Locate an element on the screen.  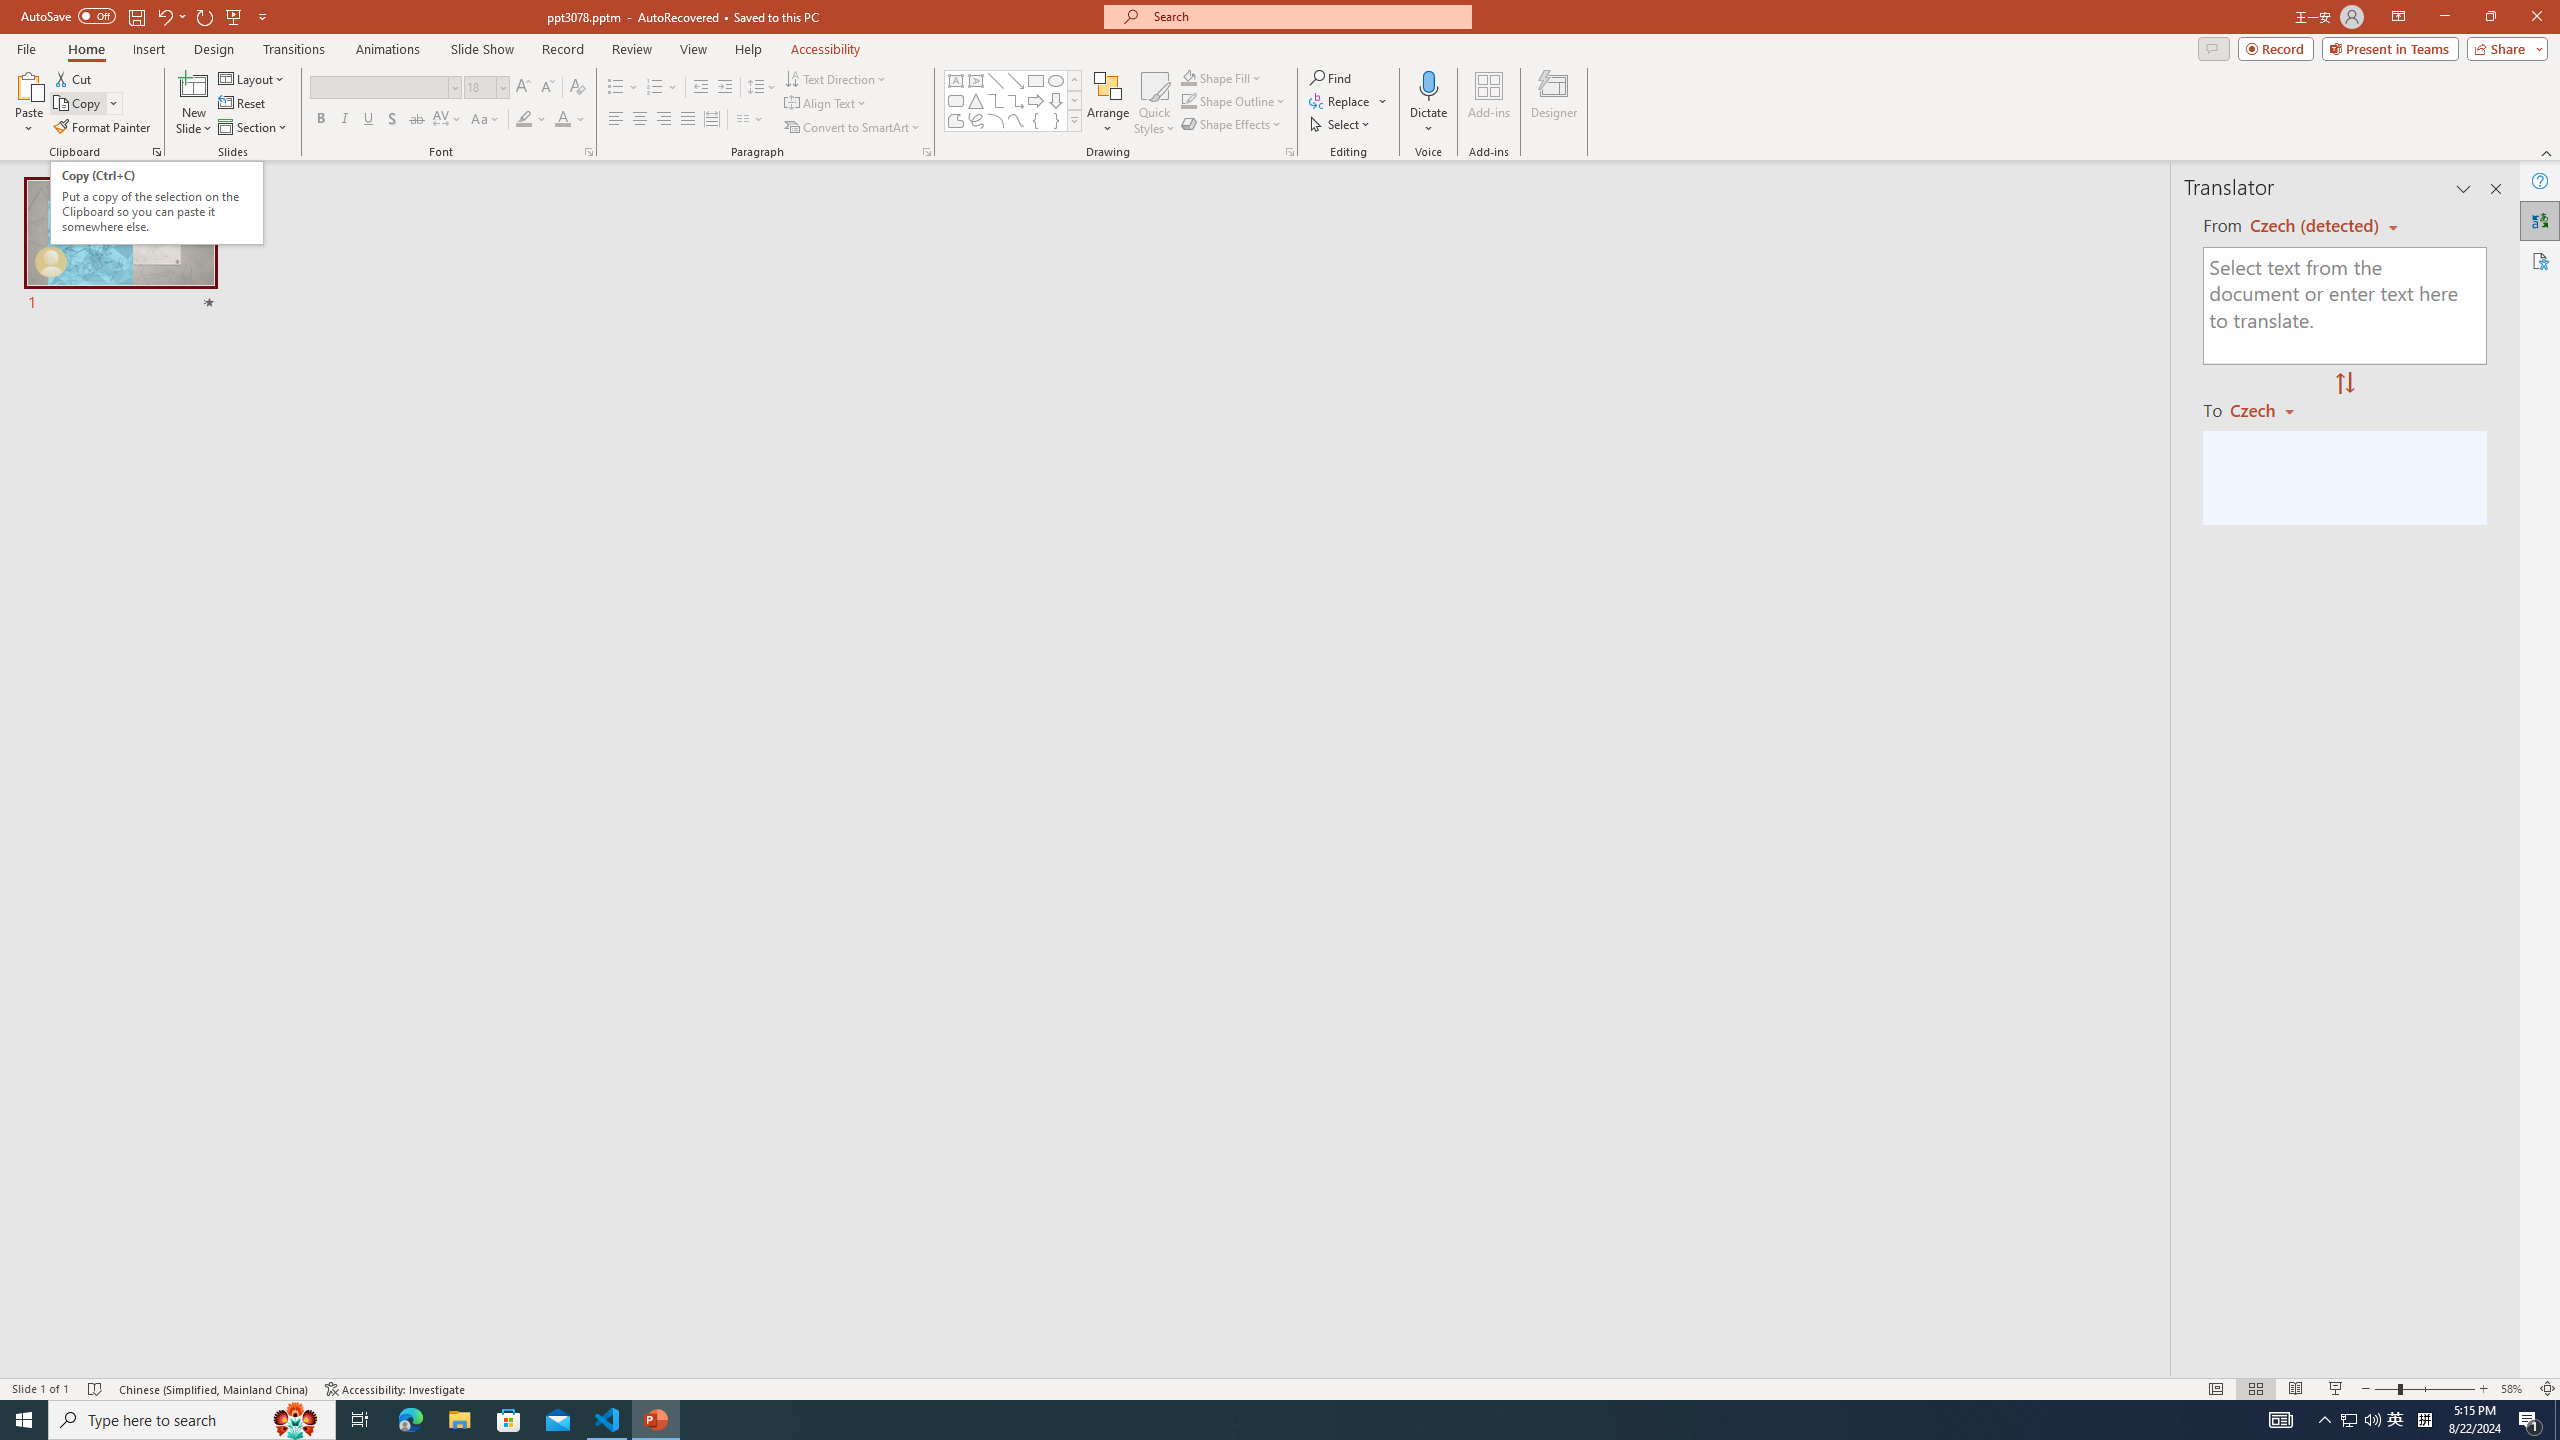
'Italic' is located at coordinates (343, 118).